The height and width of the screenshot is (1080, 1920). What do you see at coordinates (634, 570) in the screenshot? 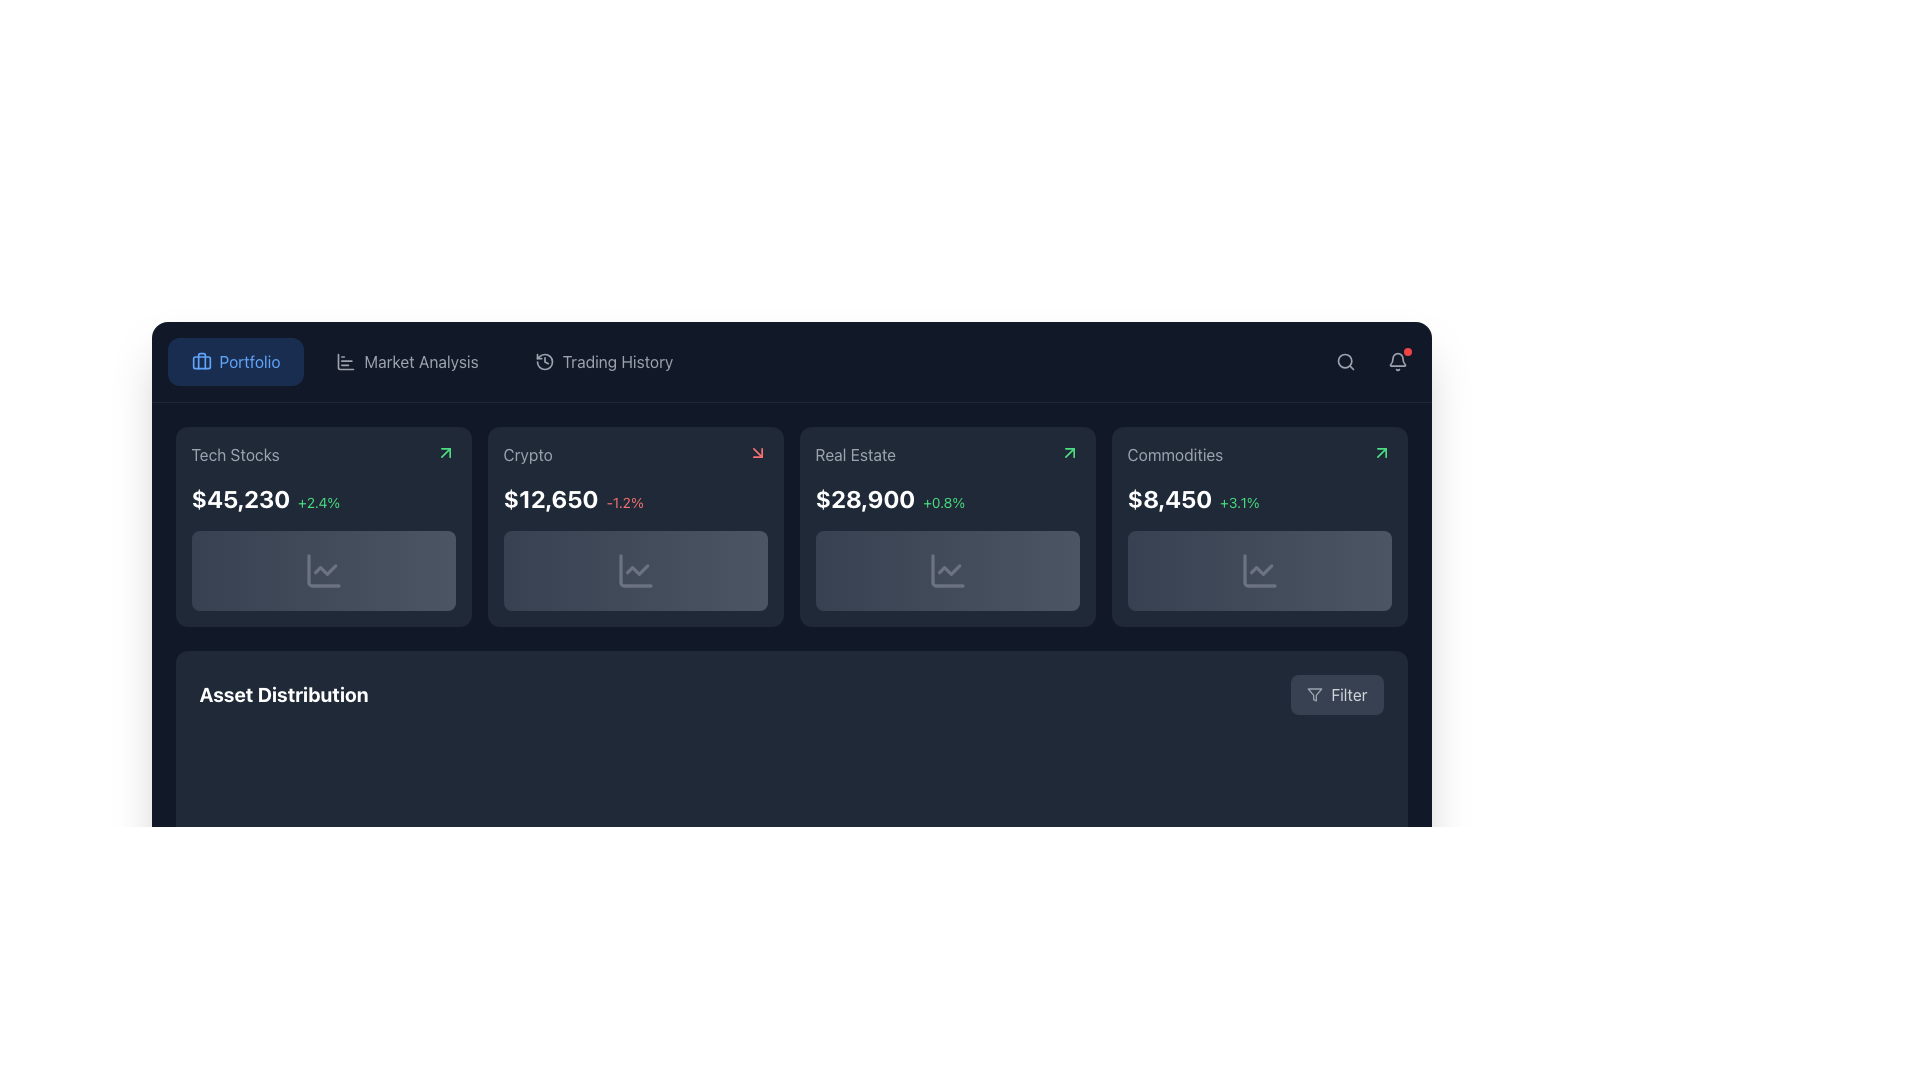
I see `the line chart icon, which is a gray graphical icon representing data trends, located at the bottom center of the second card in the financial categories row` at bounding box center [634, 570].